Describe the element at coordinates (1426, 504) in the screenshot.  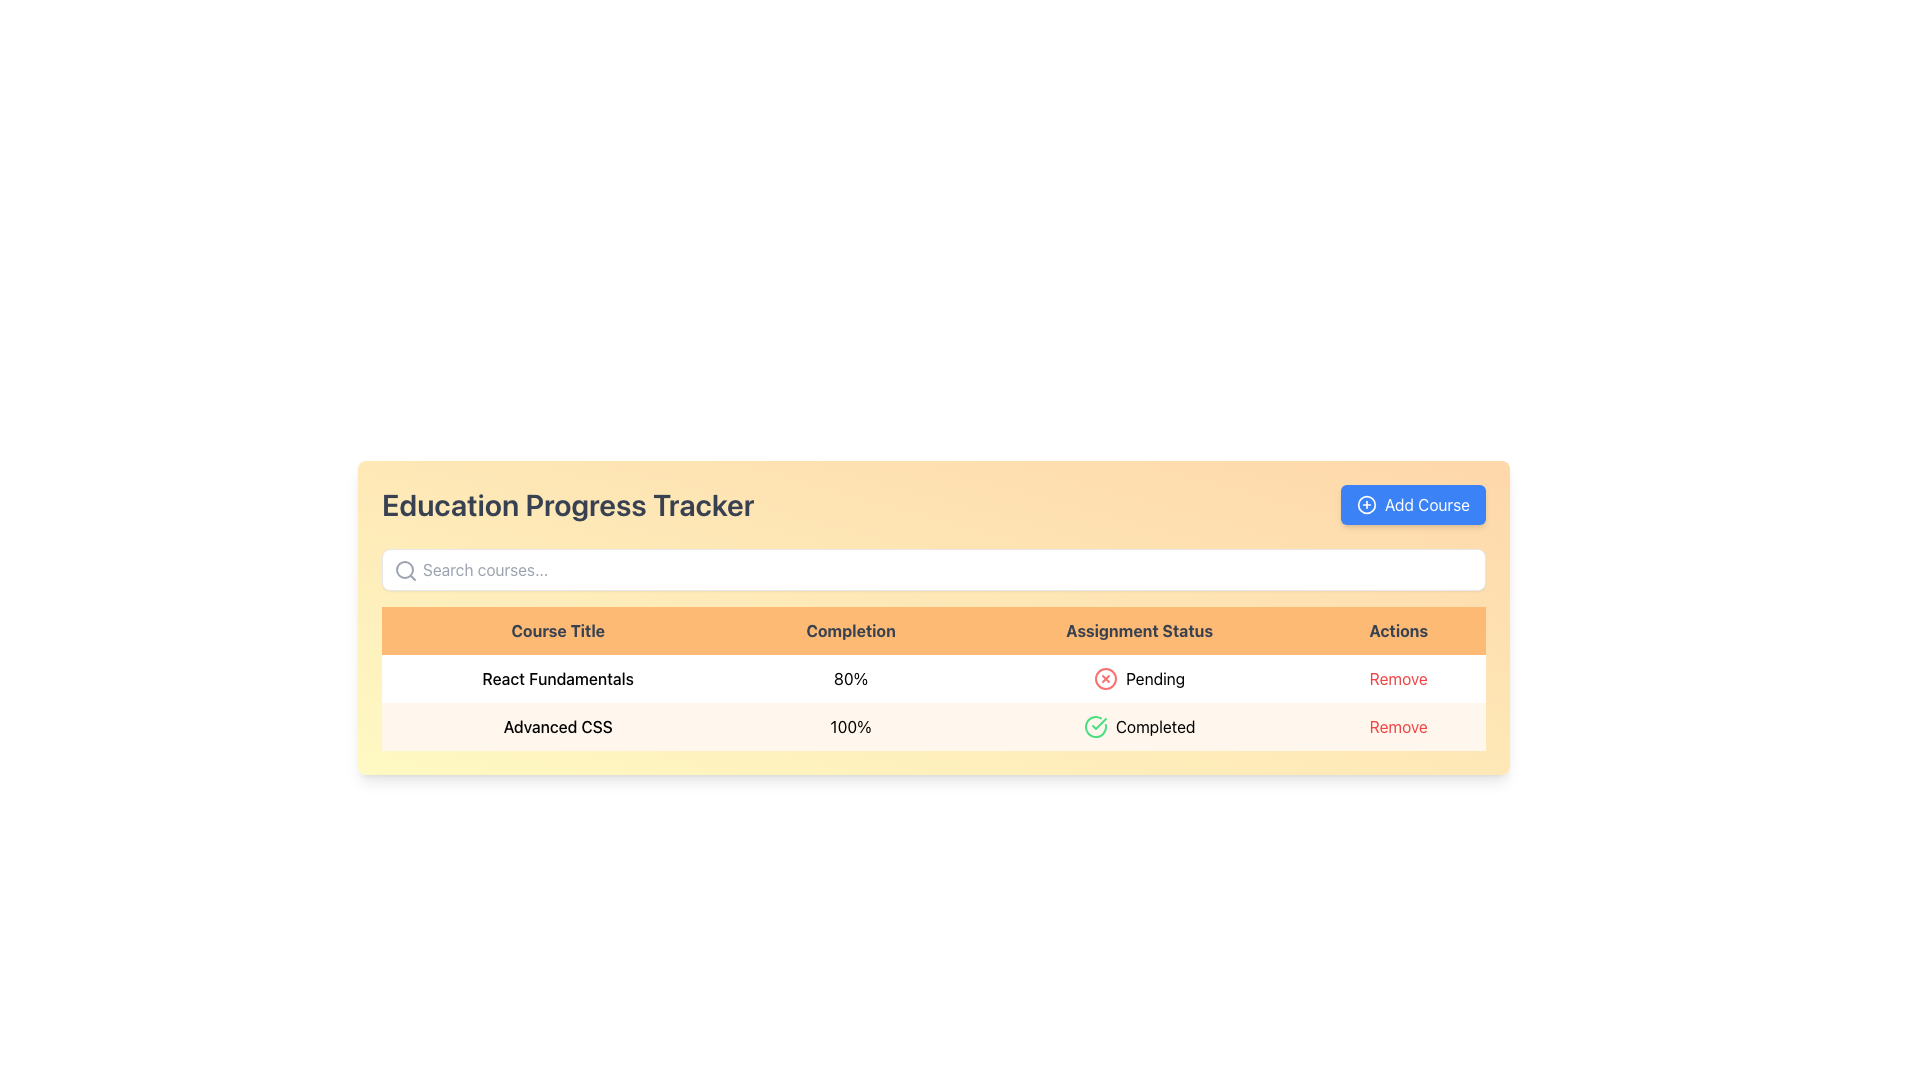
I see `the blue button labeled 'Add Course' located in the top-right corner of the card interface` at that location.